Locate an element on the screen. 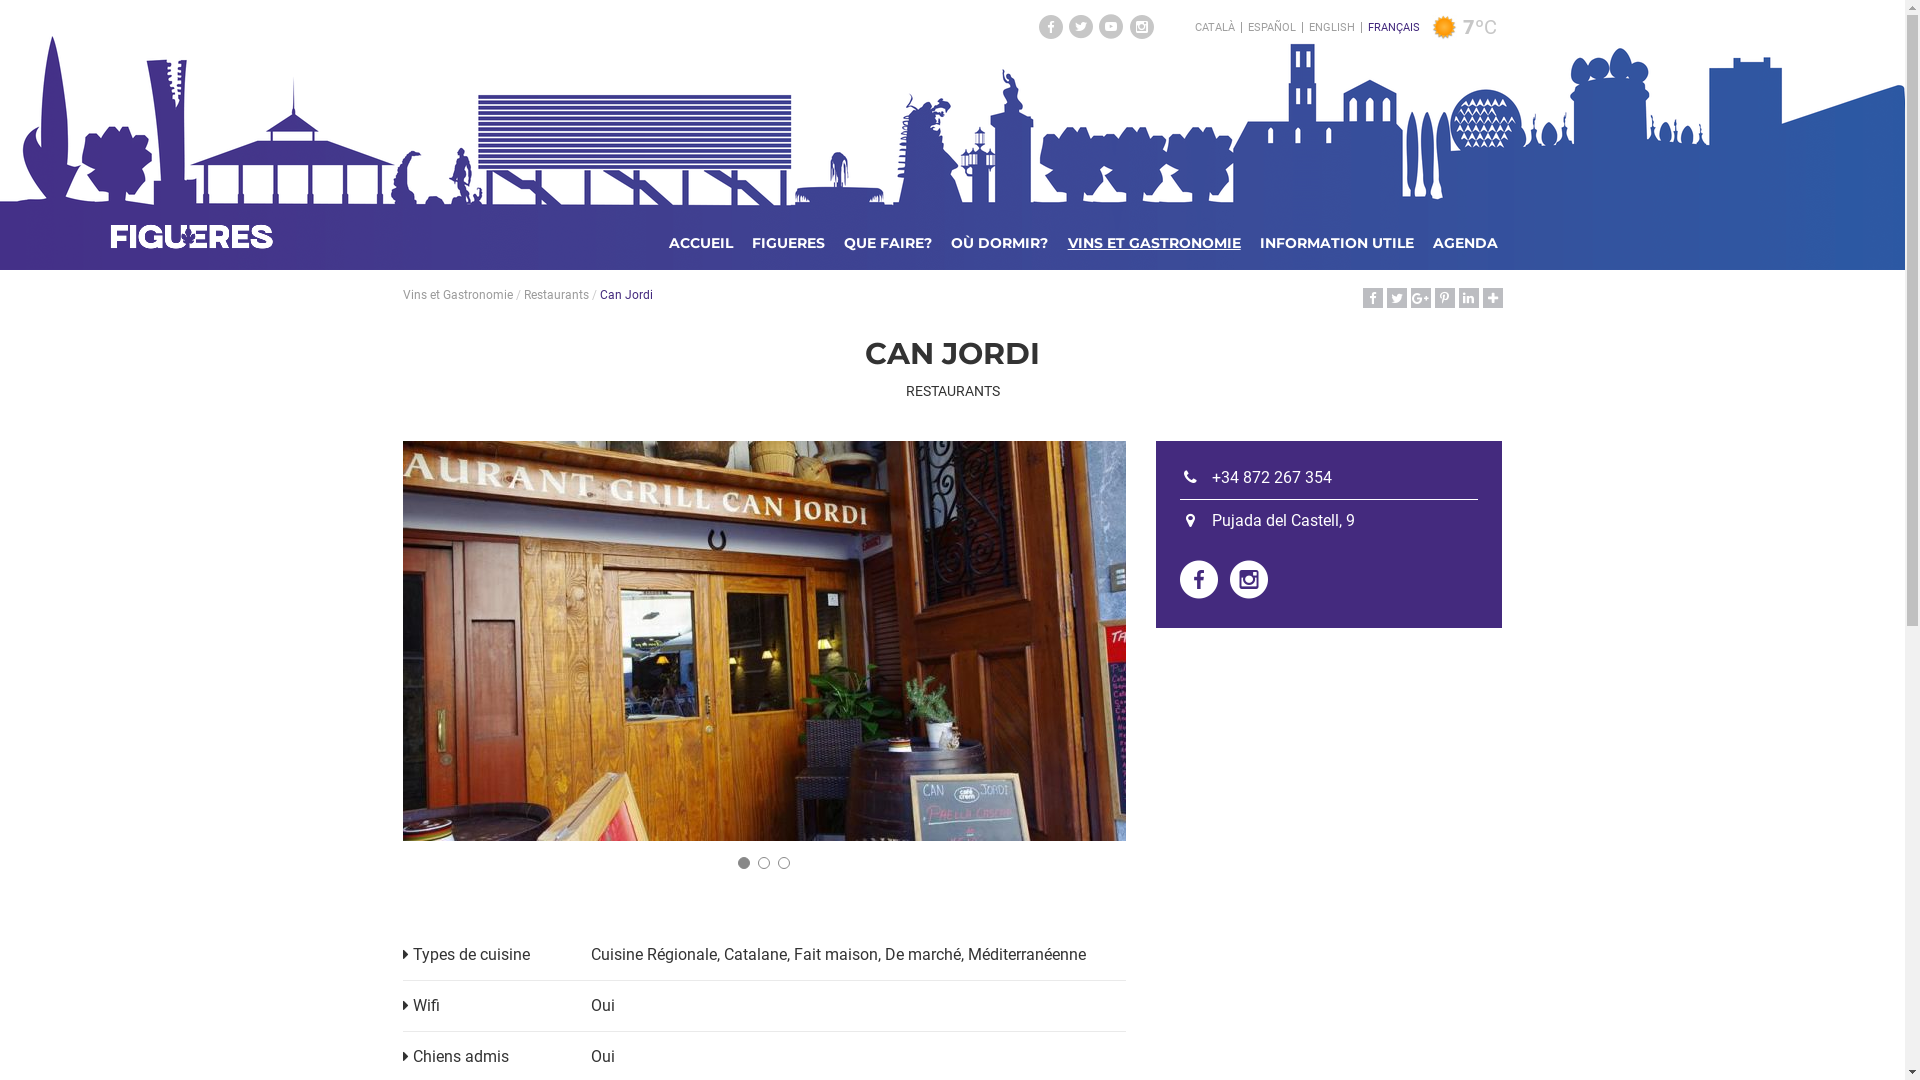  '2' is located at coordinates (762, 862).